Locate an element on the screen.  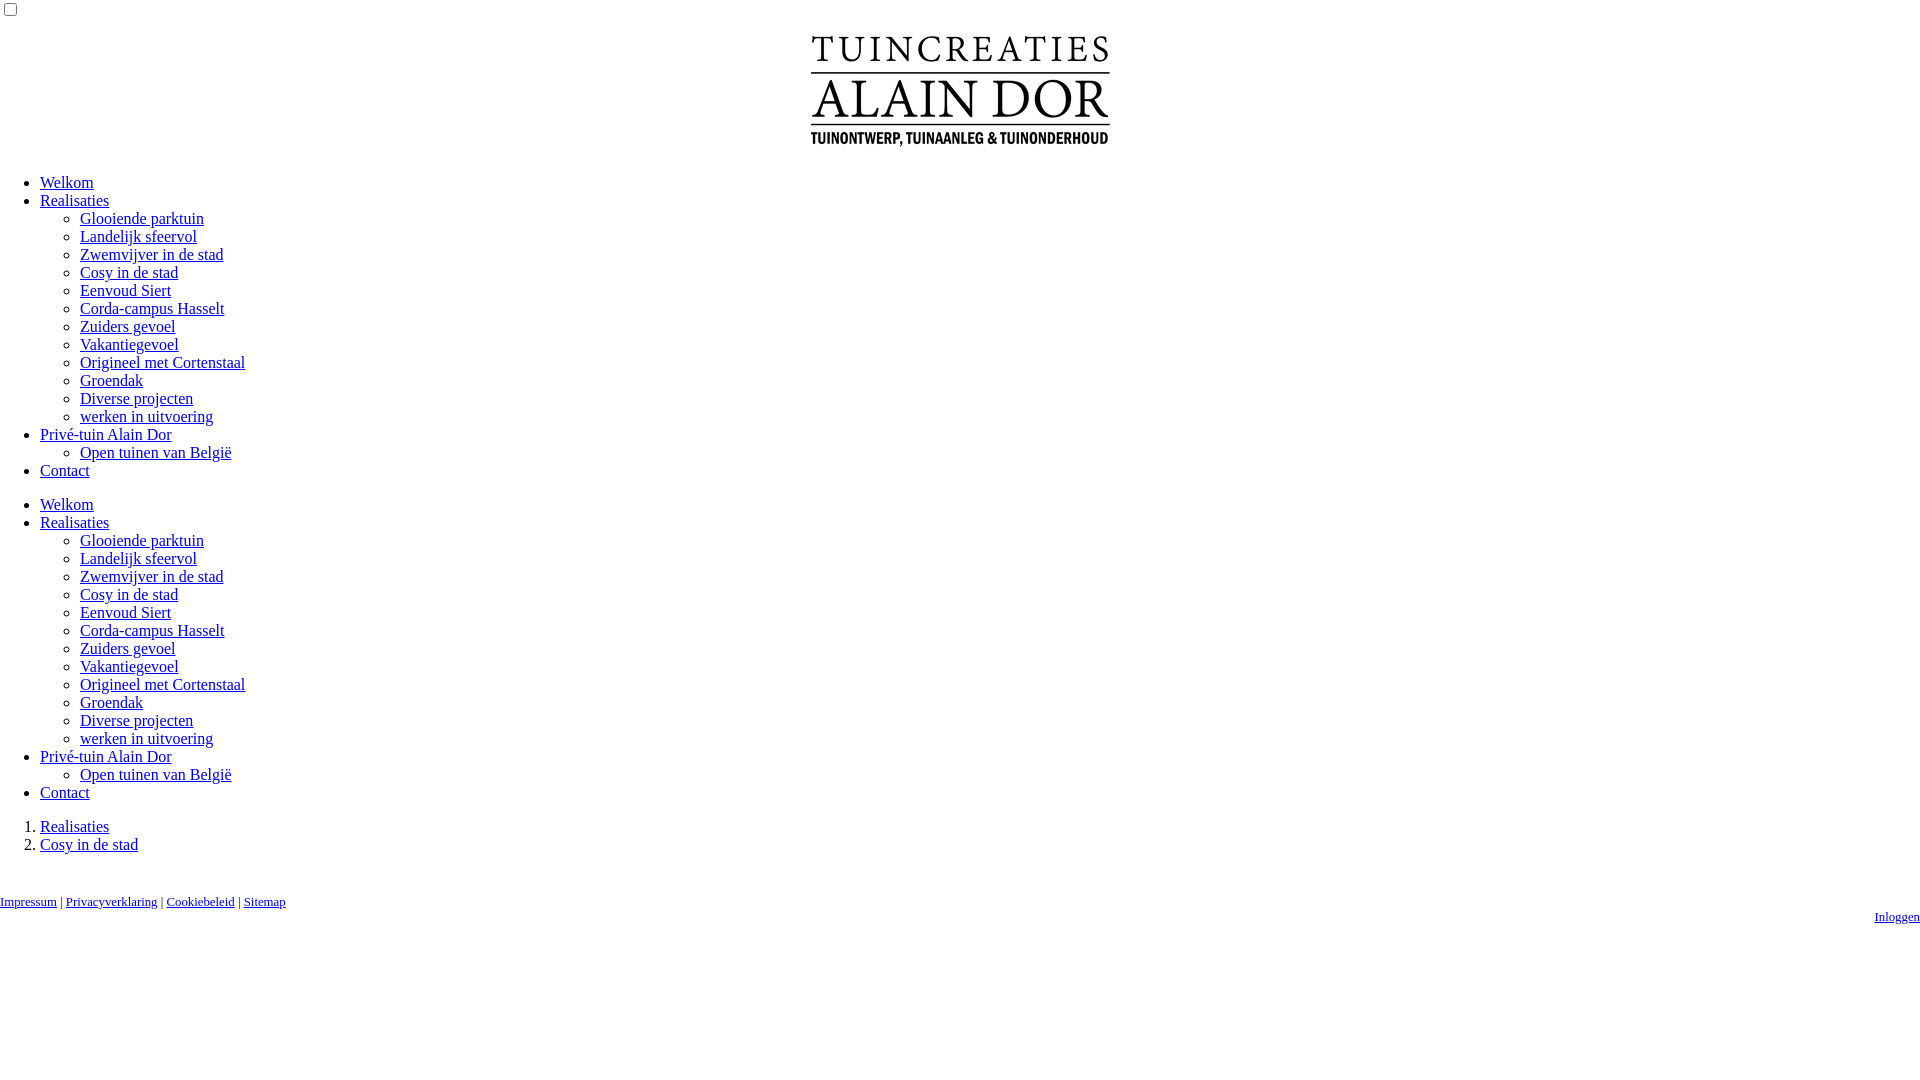
'Eenvoud Siert' is located at coordinates (124, 611).